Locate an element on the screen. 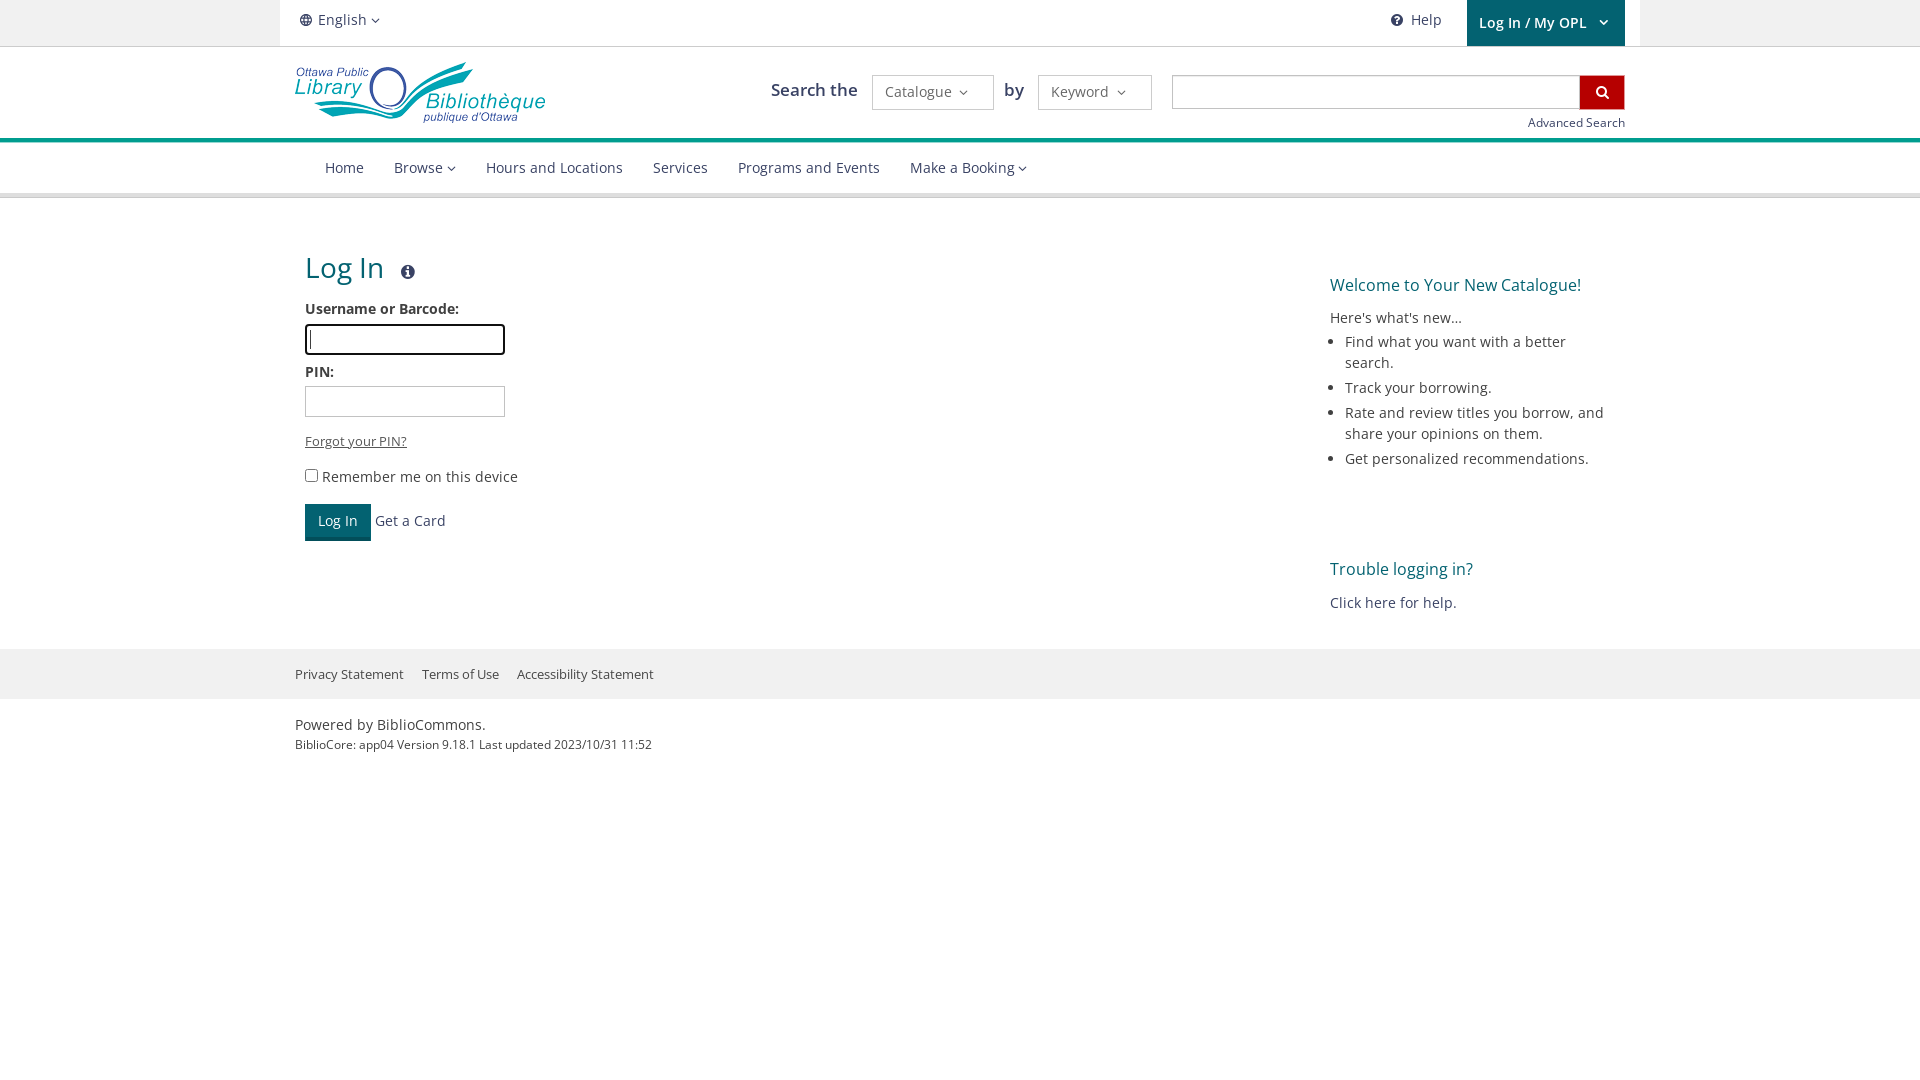 Image resolution: width=1920 pixels, height=1080 pixels. 'Get a Card' is located at coordinates (374, 519).